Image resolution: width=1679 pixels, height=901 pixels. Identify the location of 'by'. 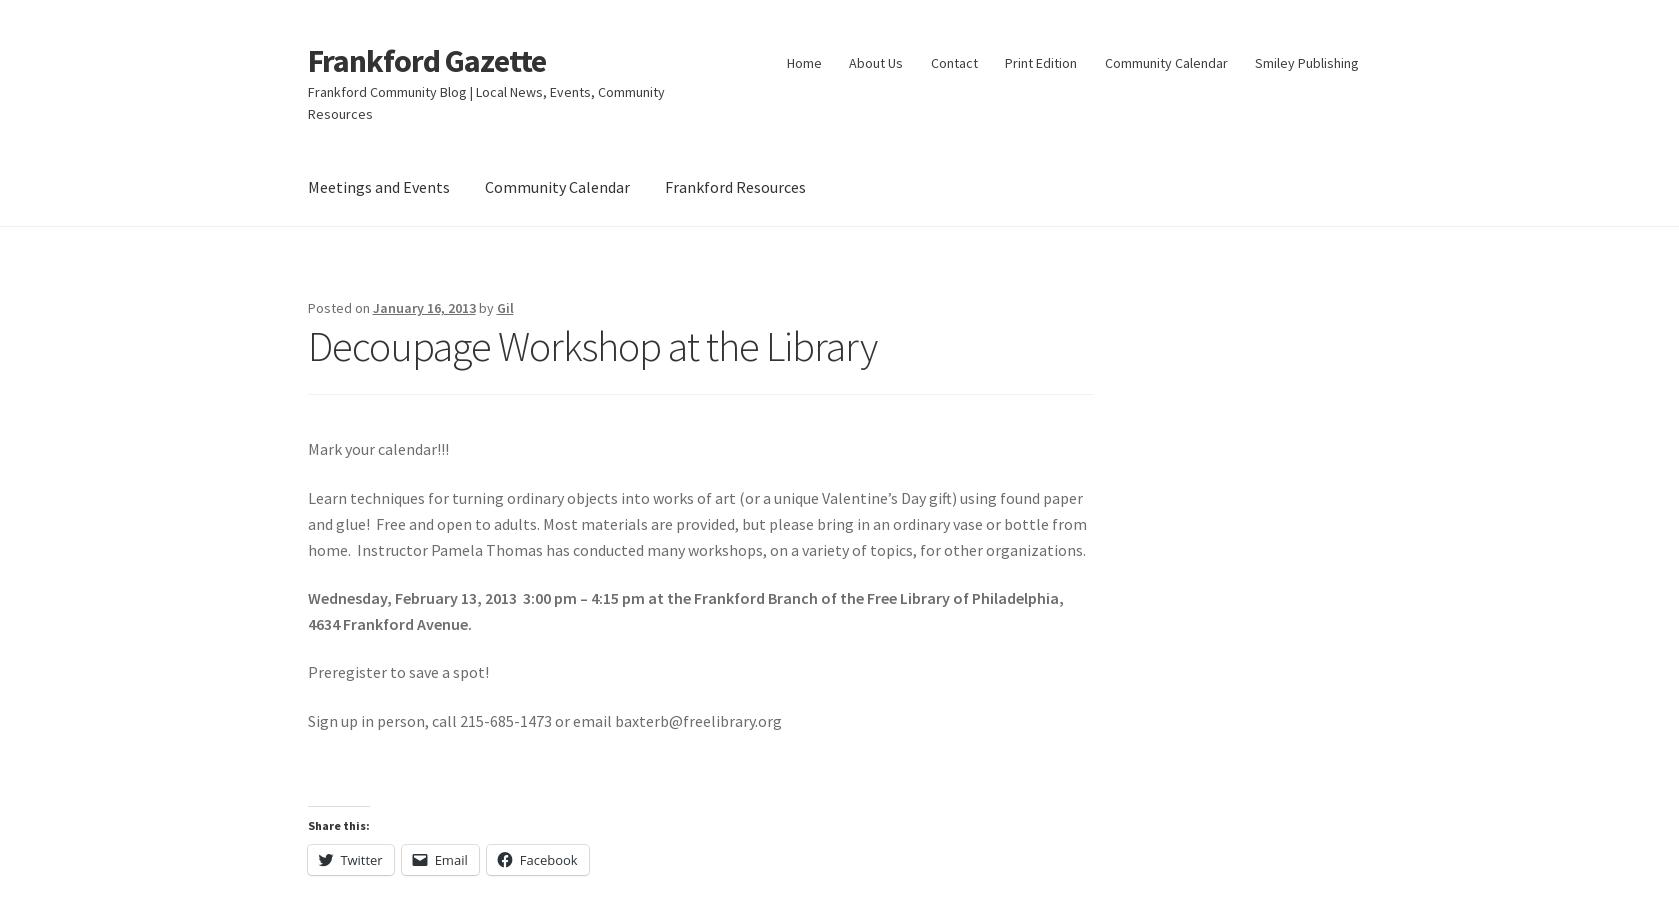
(487, 307).